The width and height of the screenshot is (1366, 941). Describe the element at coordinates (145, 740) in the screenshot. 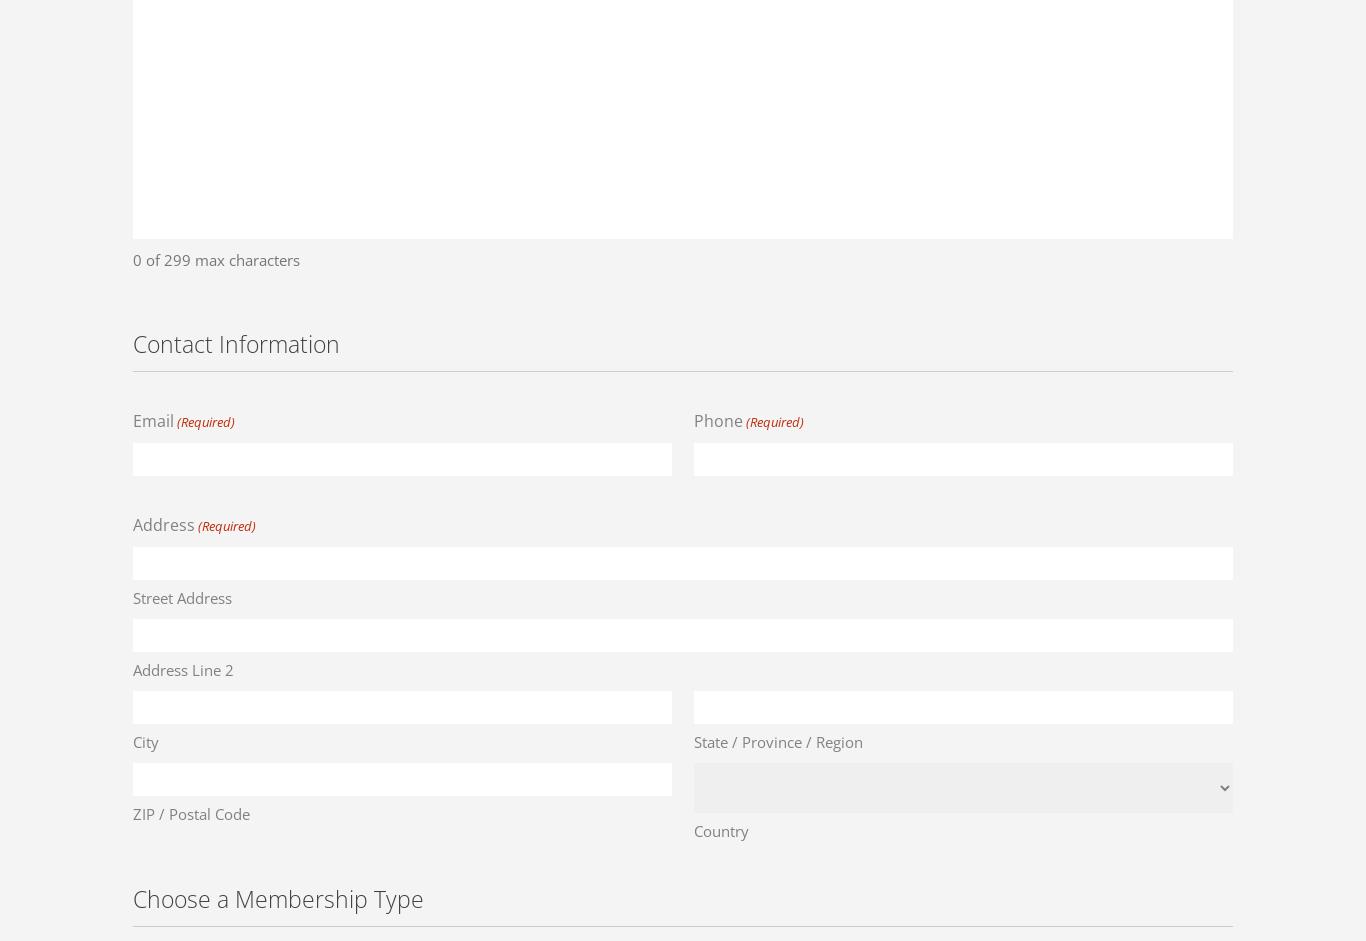

I see `'City'` at that location.